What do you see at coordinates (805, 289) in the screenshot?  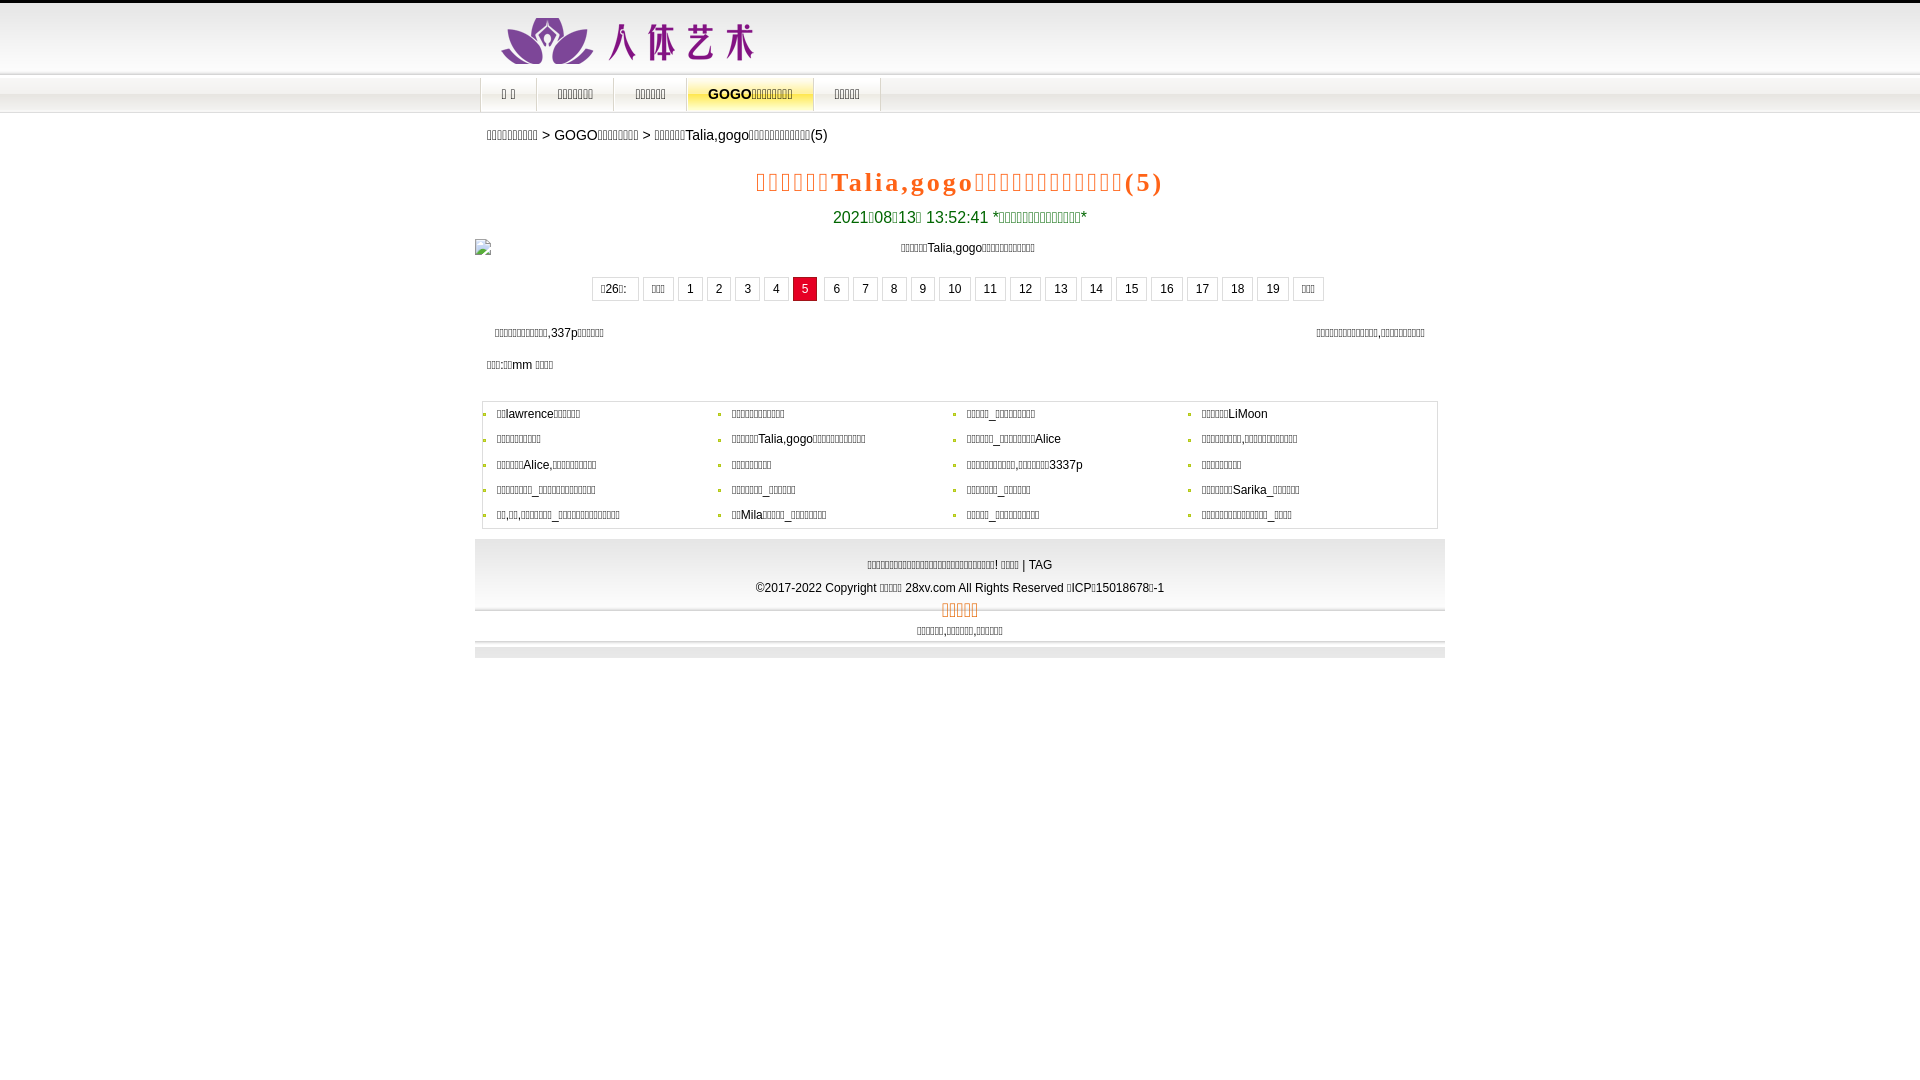 I see `'5'` at bounding box center [805, 289].